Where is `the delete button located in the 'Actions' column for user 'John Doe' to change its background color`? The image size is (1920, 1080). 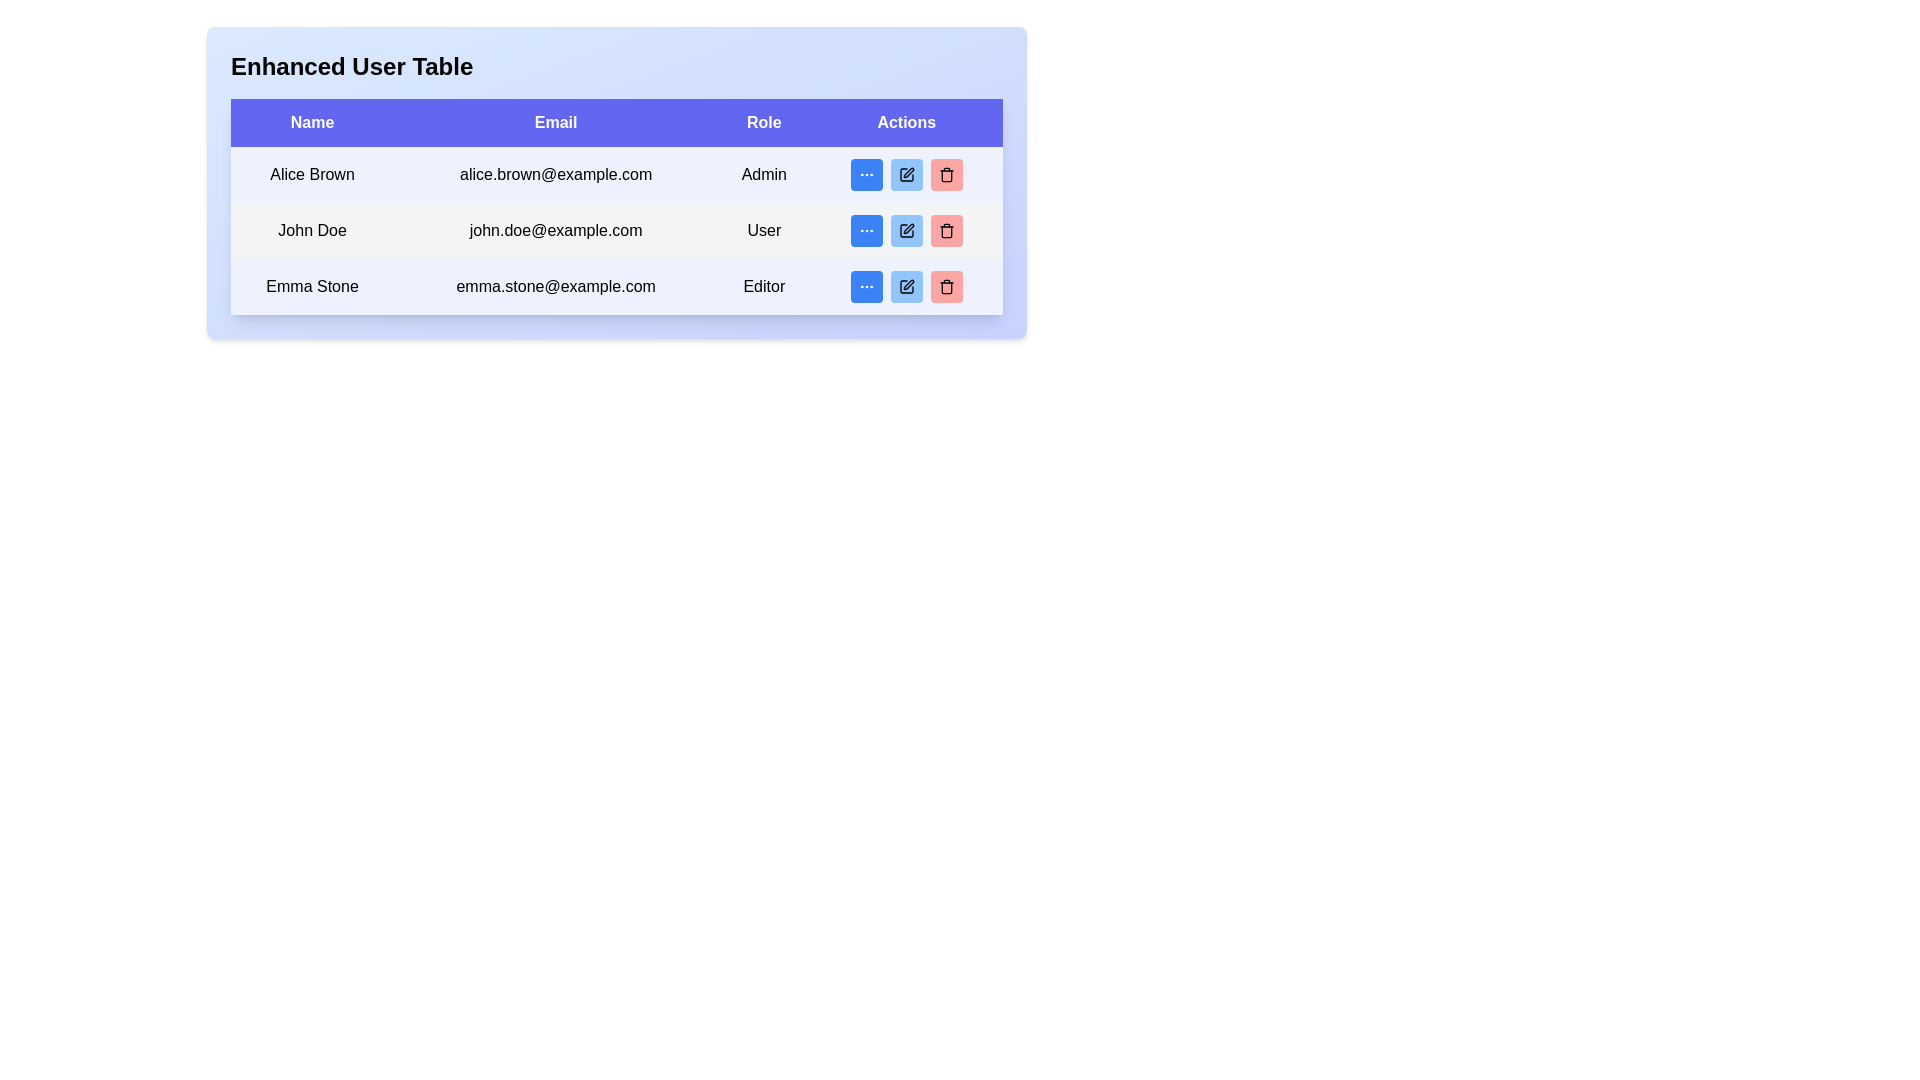 the delete button located in the 'Actions' column for user 'John Doe' to change its background color is located at coordinates (945, 230).